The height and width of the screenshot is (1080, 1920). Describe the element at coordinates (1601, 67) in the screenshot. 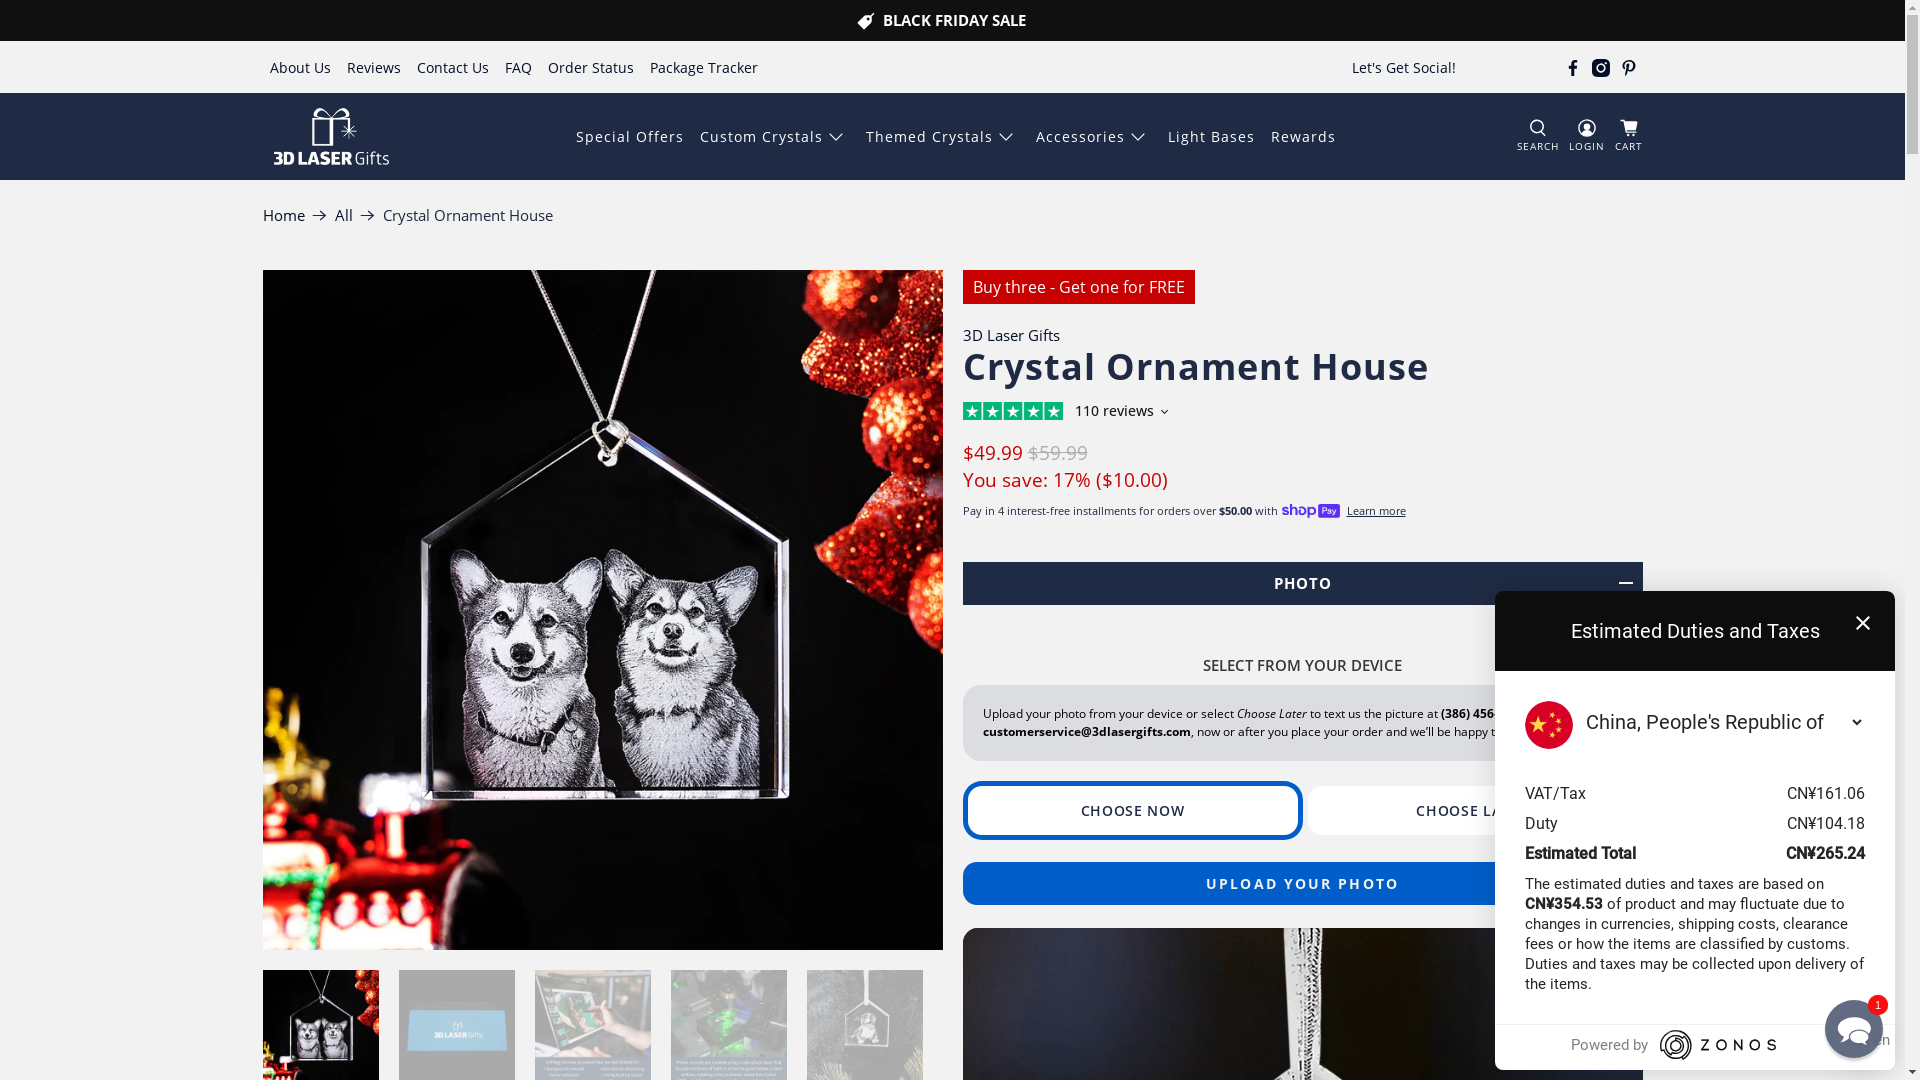

I see `'3D Laser Gifts on Instagram'` at that location.